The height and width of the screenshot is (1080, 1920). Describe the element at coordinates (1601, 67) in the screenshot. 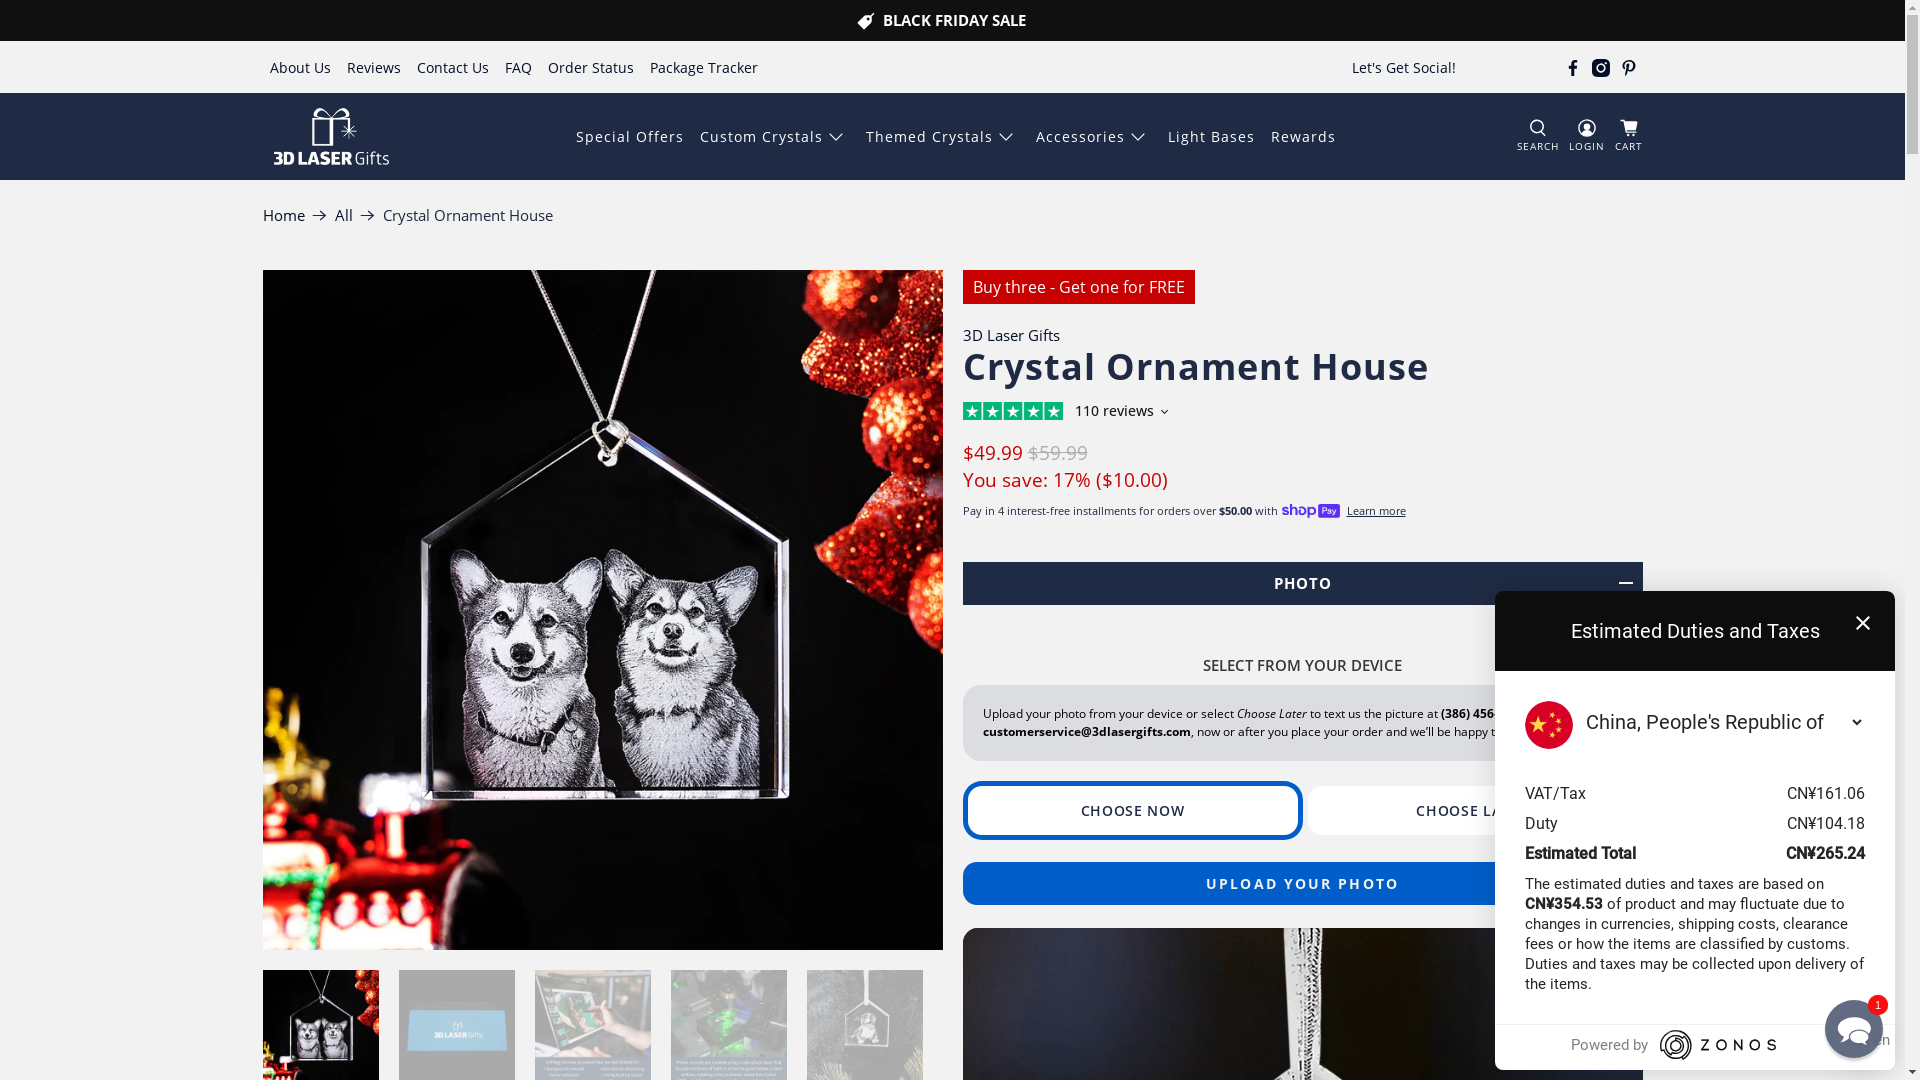

I see `'3D Laser Gifts on Instagram'` at that location.